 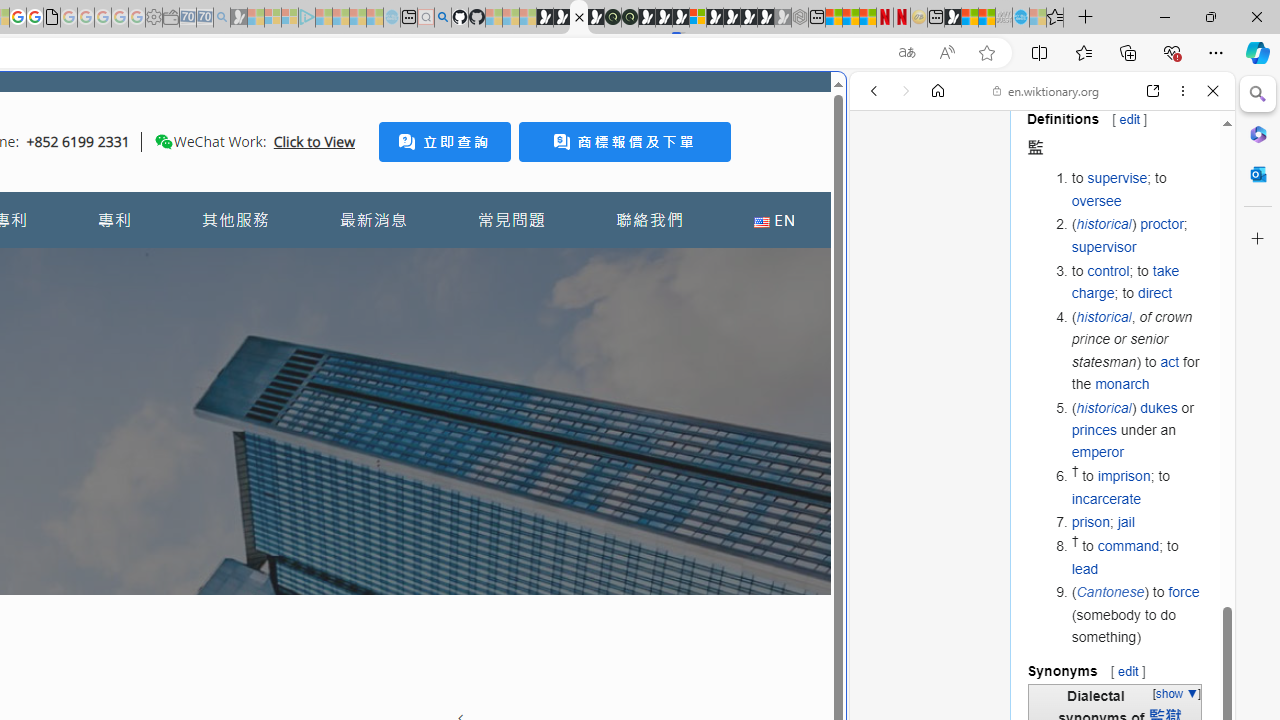 I want to click on 'EN', so click(x=773, y=220).